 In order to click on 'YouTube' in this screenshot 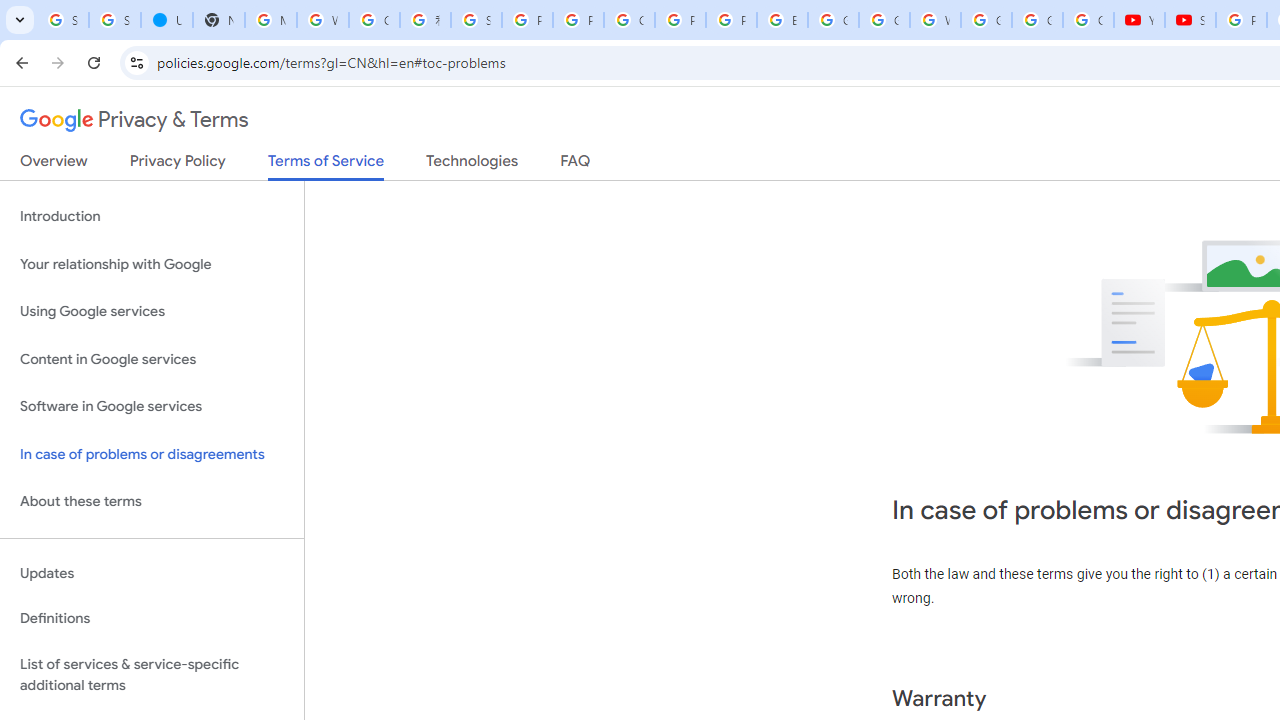, I will do `click(1139, 20)`.